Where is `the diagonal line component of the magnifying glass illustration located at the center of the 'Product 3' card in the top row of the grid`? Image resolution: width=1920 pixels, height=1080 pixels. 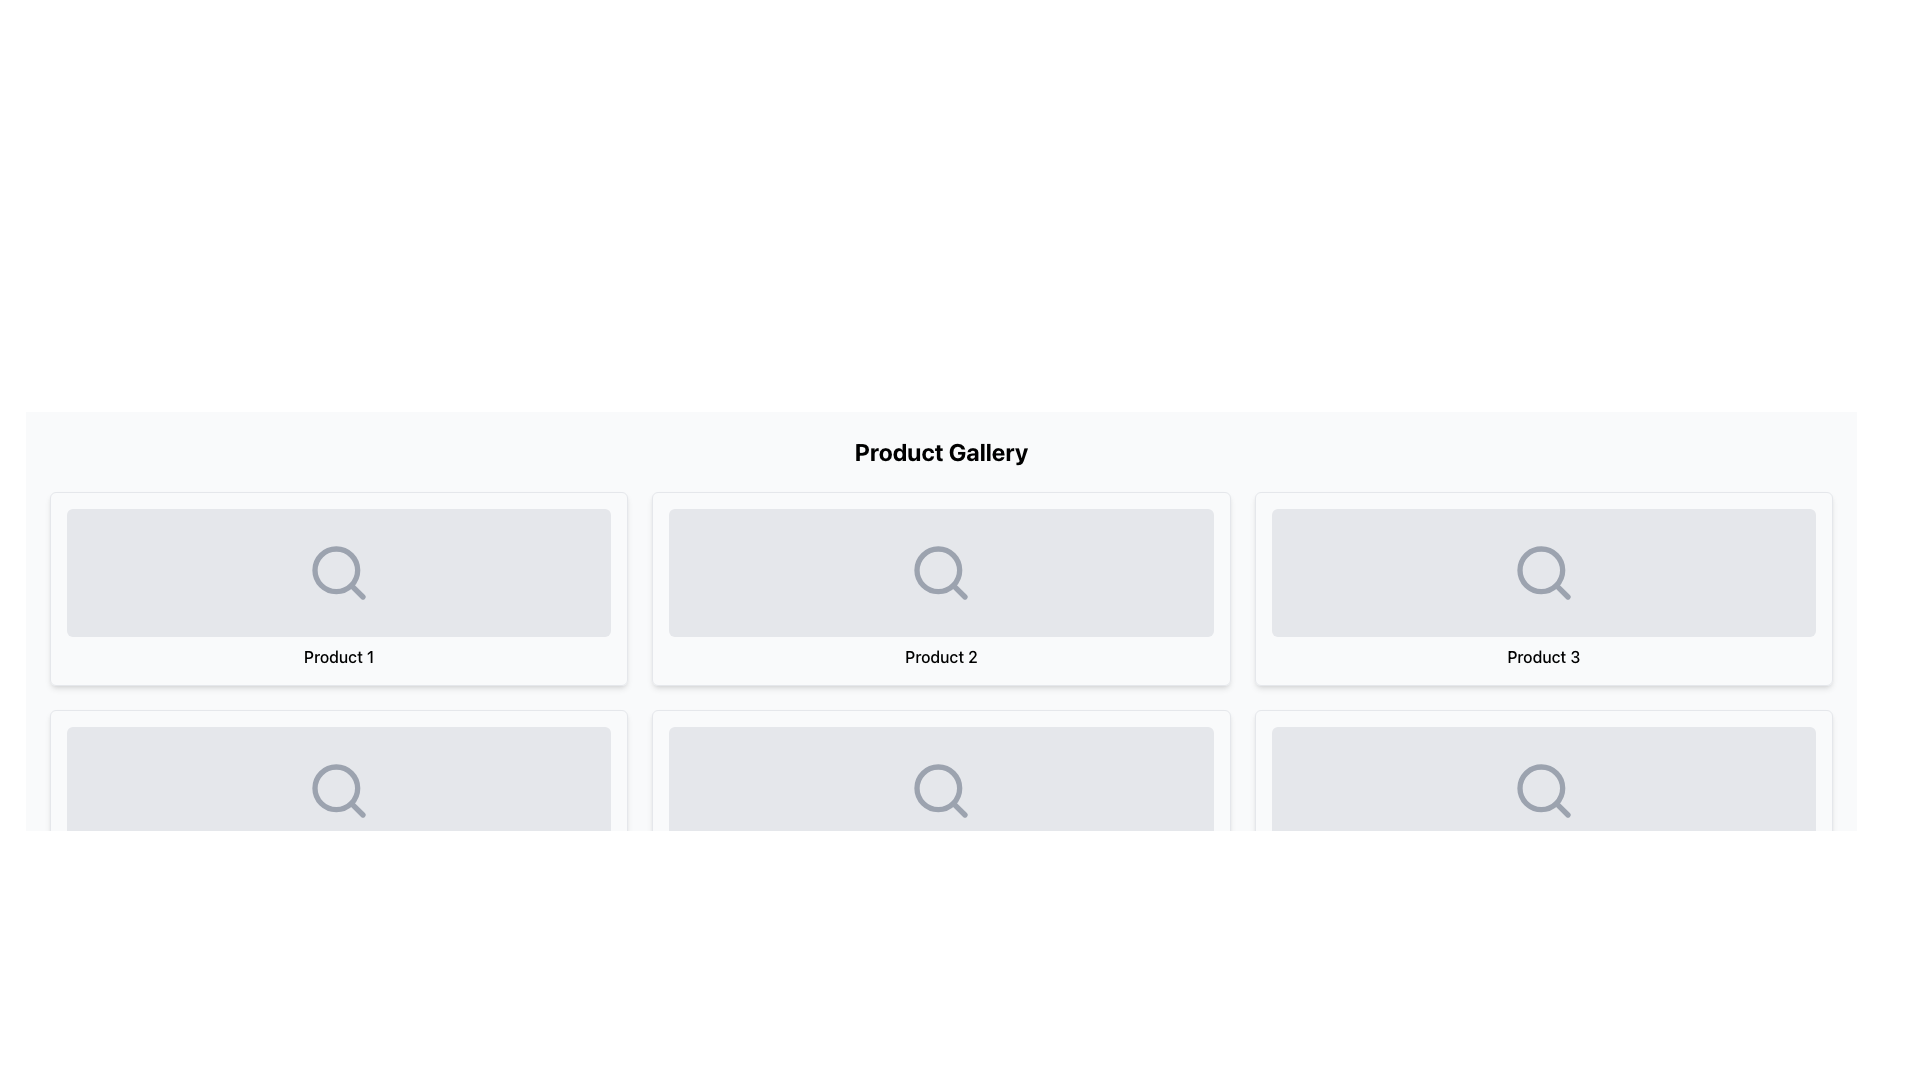 the diagonal line component of the magnifying glass illustration located at the center of the 'Product 3' card in the top row of the grid is located at coordinates (1561, 590).